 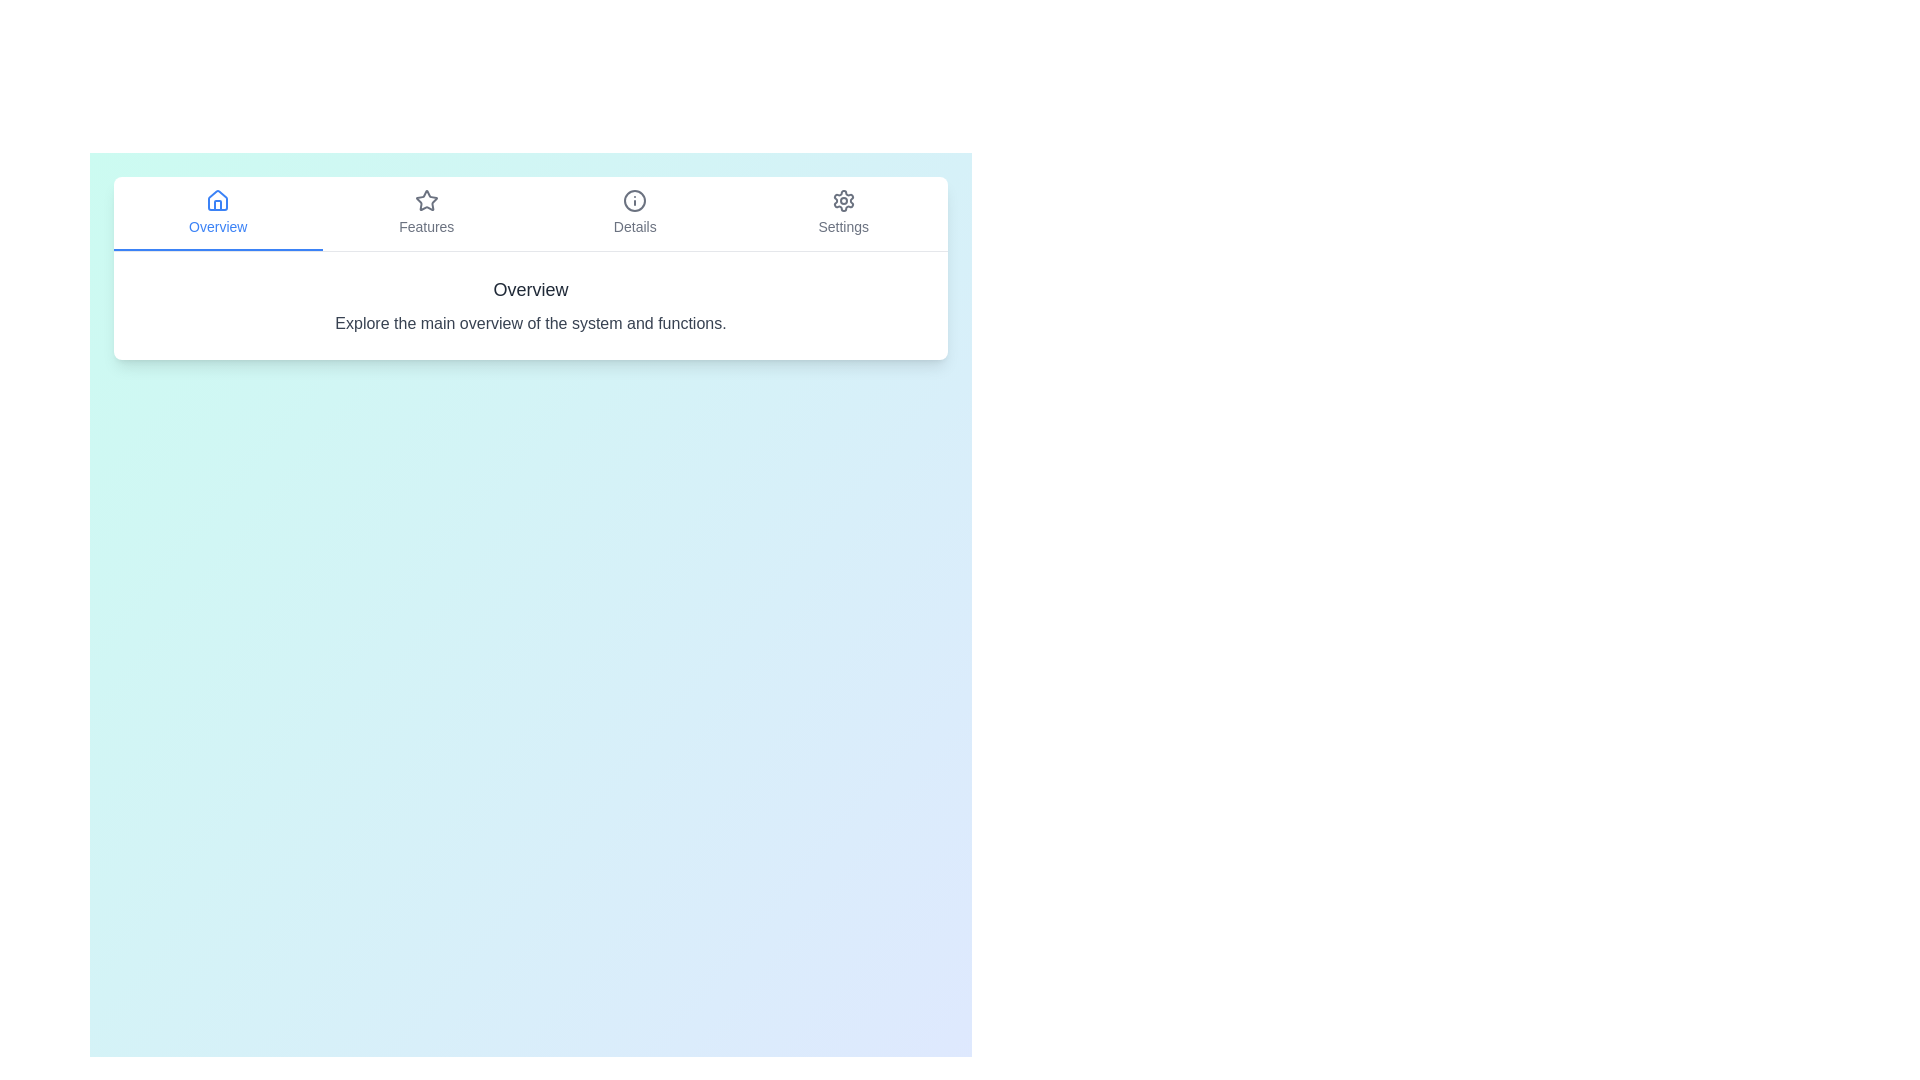 What do you see at coordinates (217, 213) in the screenshot?
I see `the tab labeled Overview` at bounding box center [217, 213].